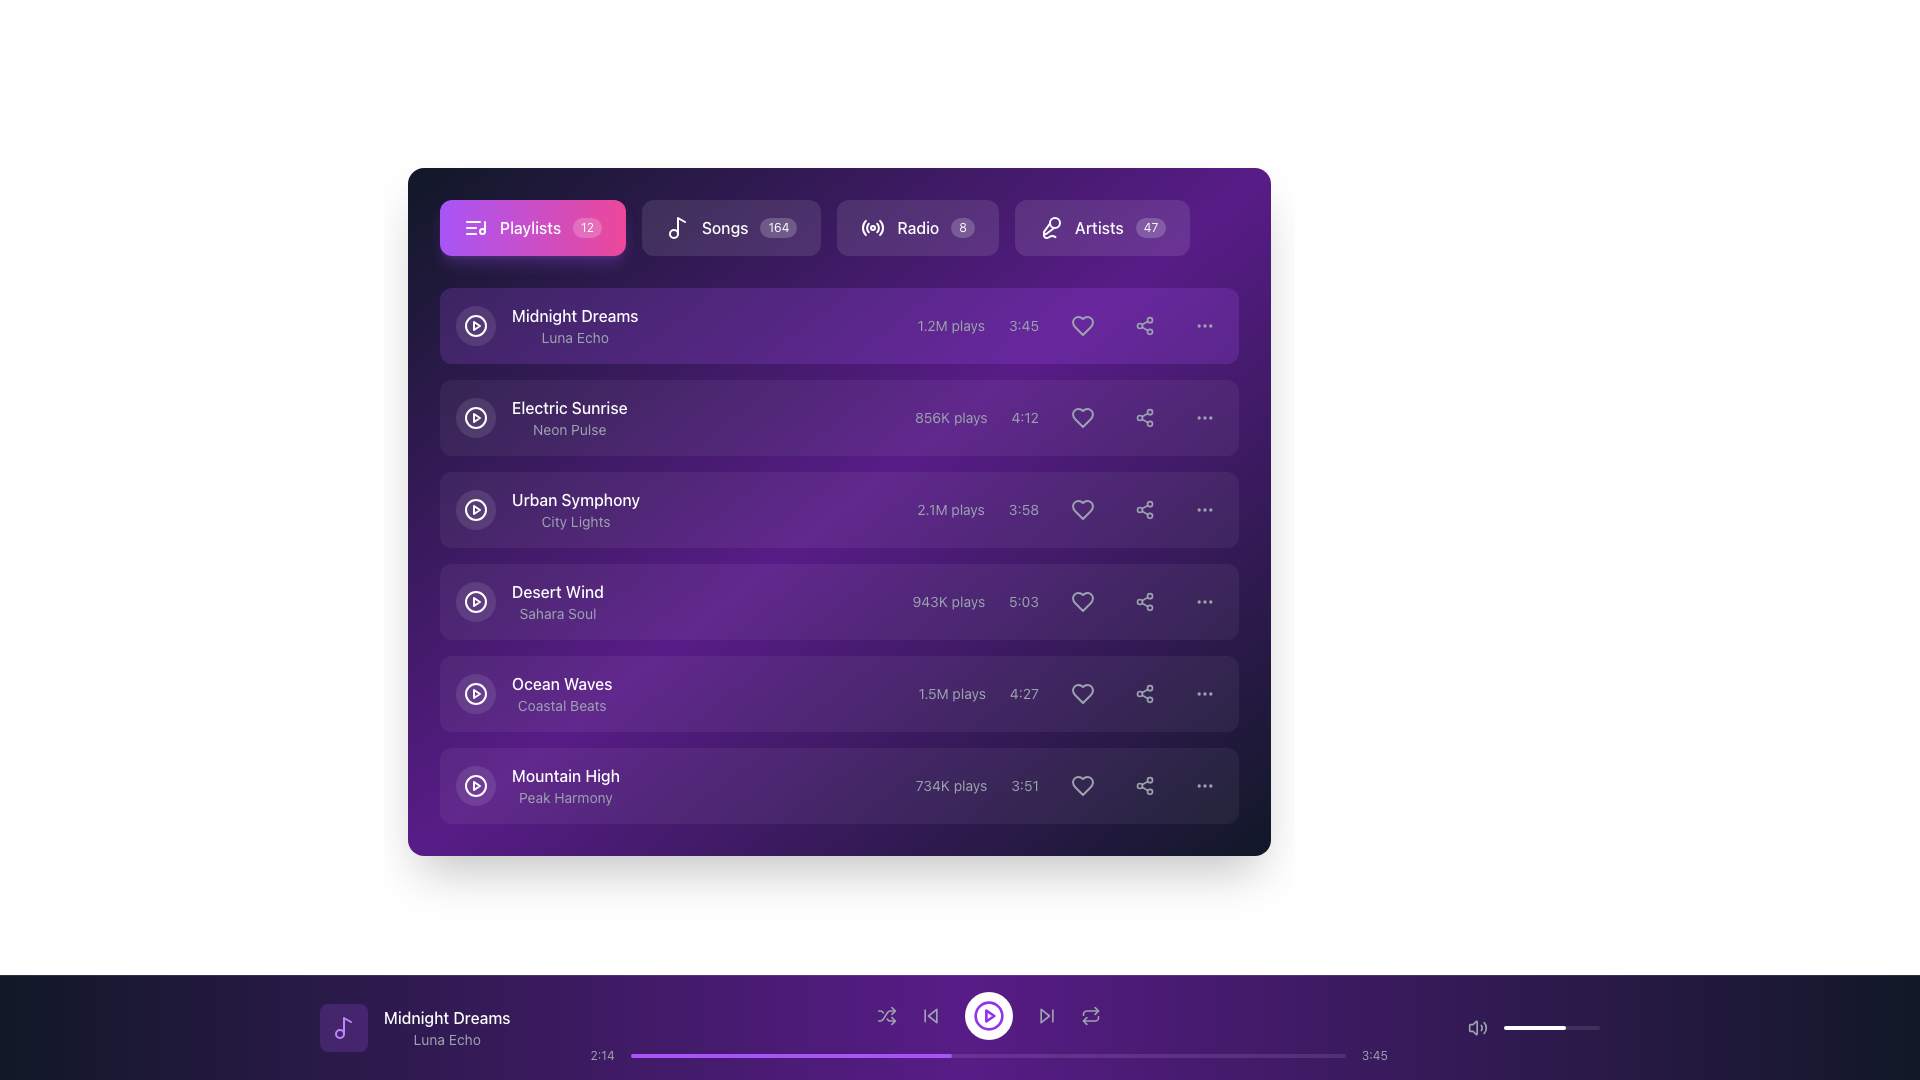 The height and width of the screenshot is (1080, 1920). I want to click on the interactive list item representing the song 'Mountain High' by 'Peak Harmony', so click(839, 785).